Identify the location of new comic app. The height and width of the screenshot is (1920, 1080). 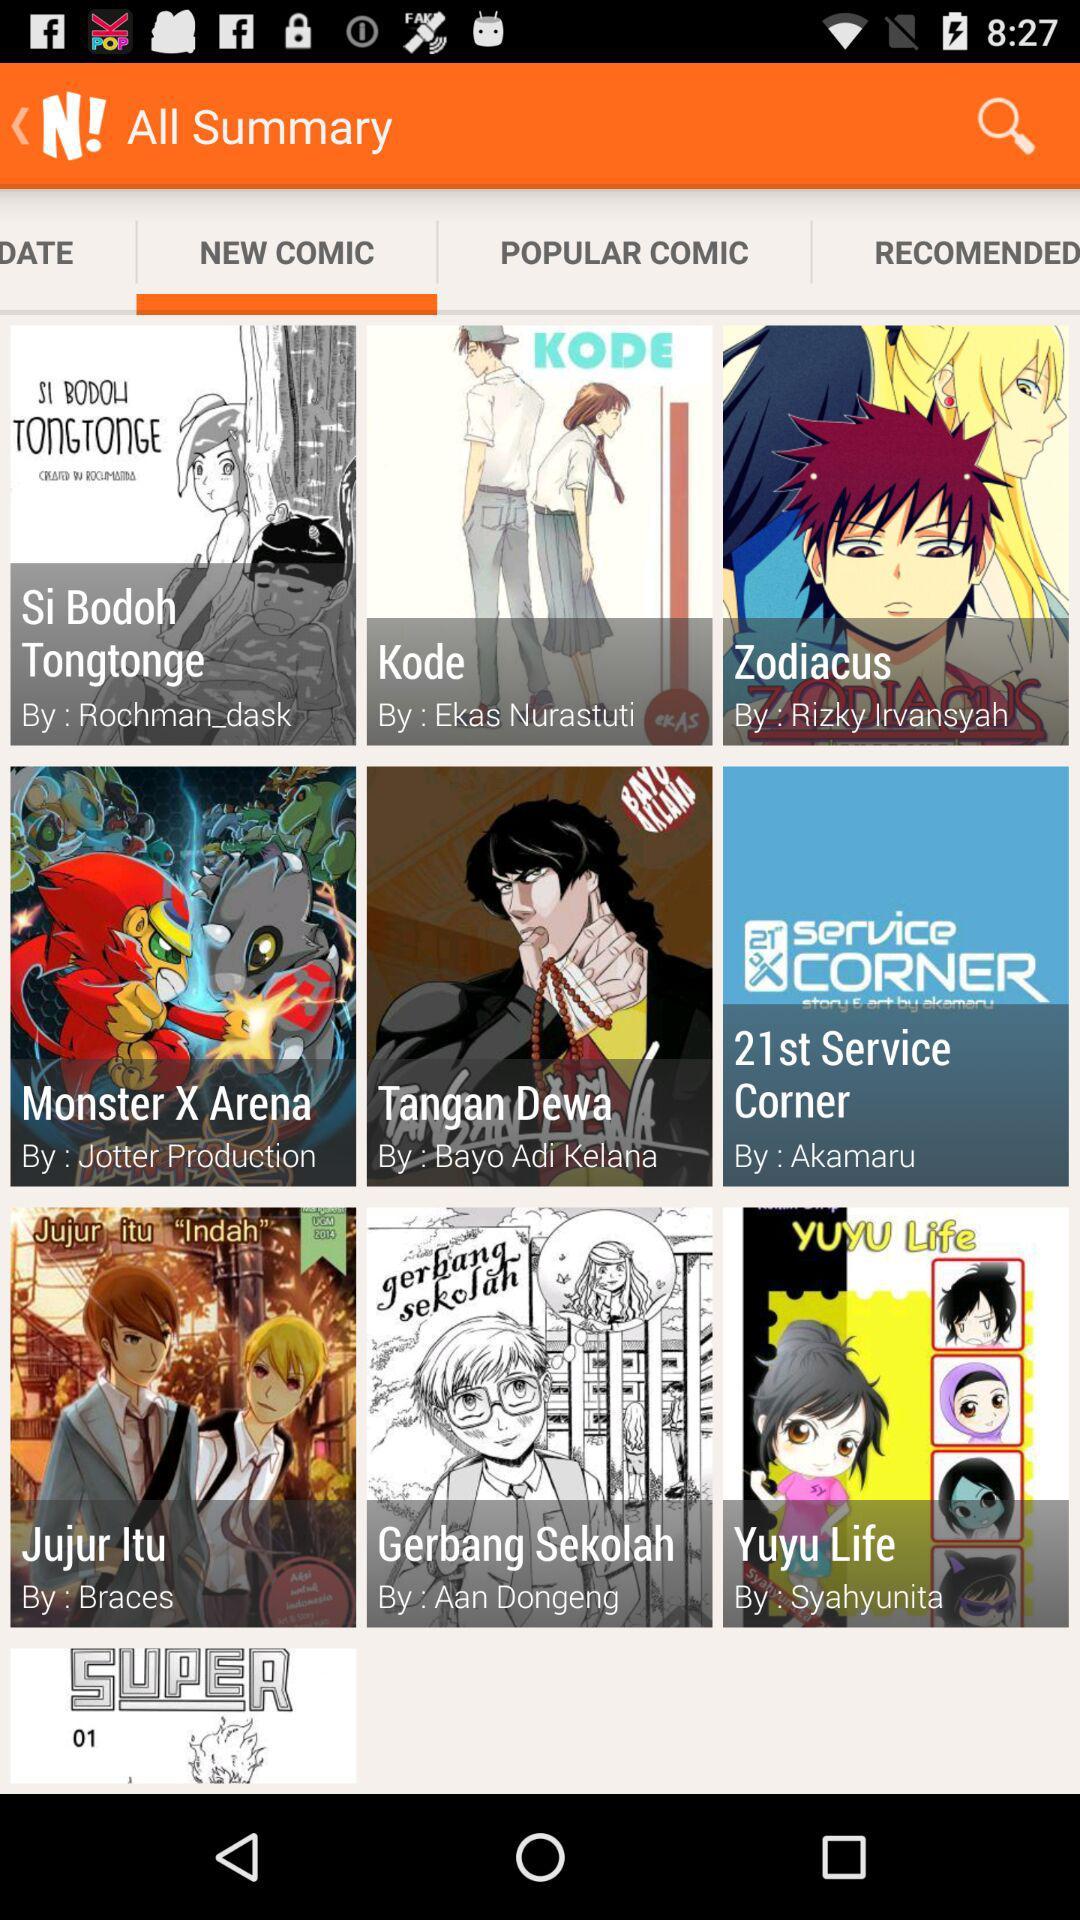
(286, 251).